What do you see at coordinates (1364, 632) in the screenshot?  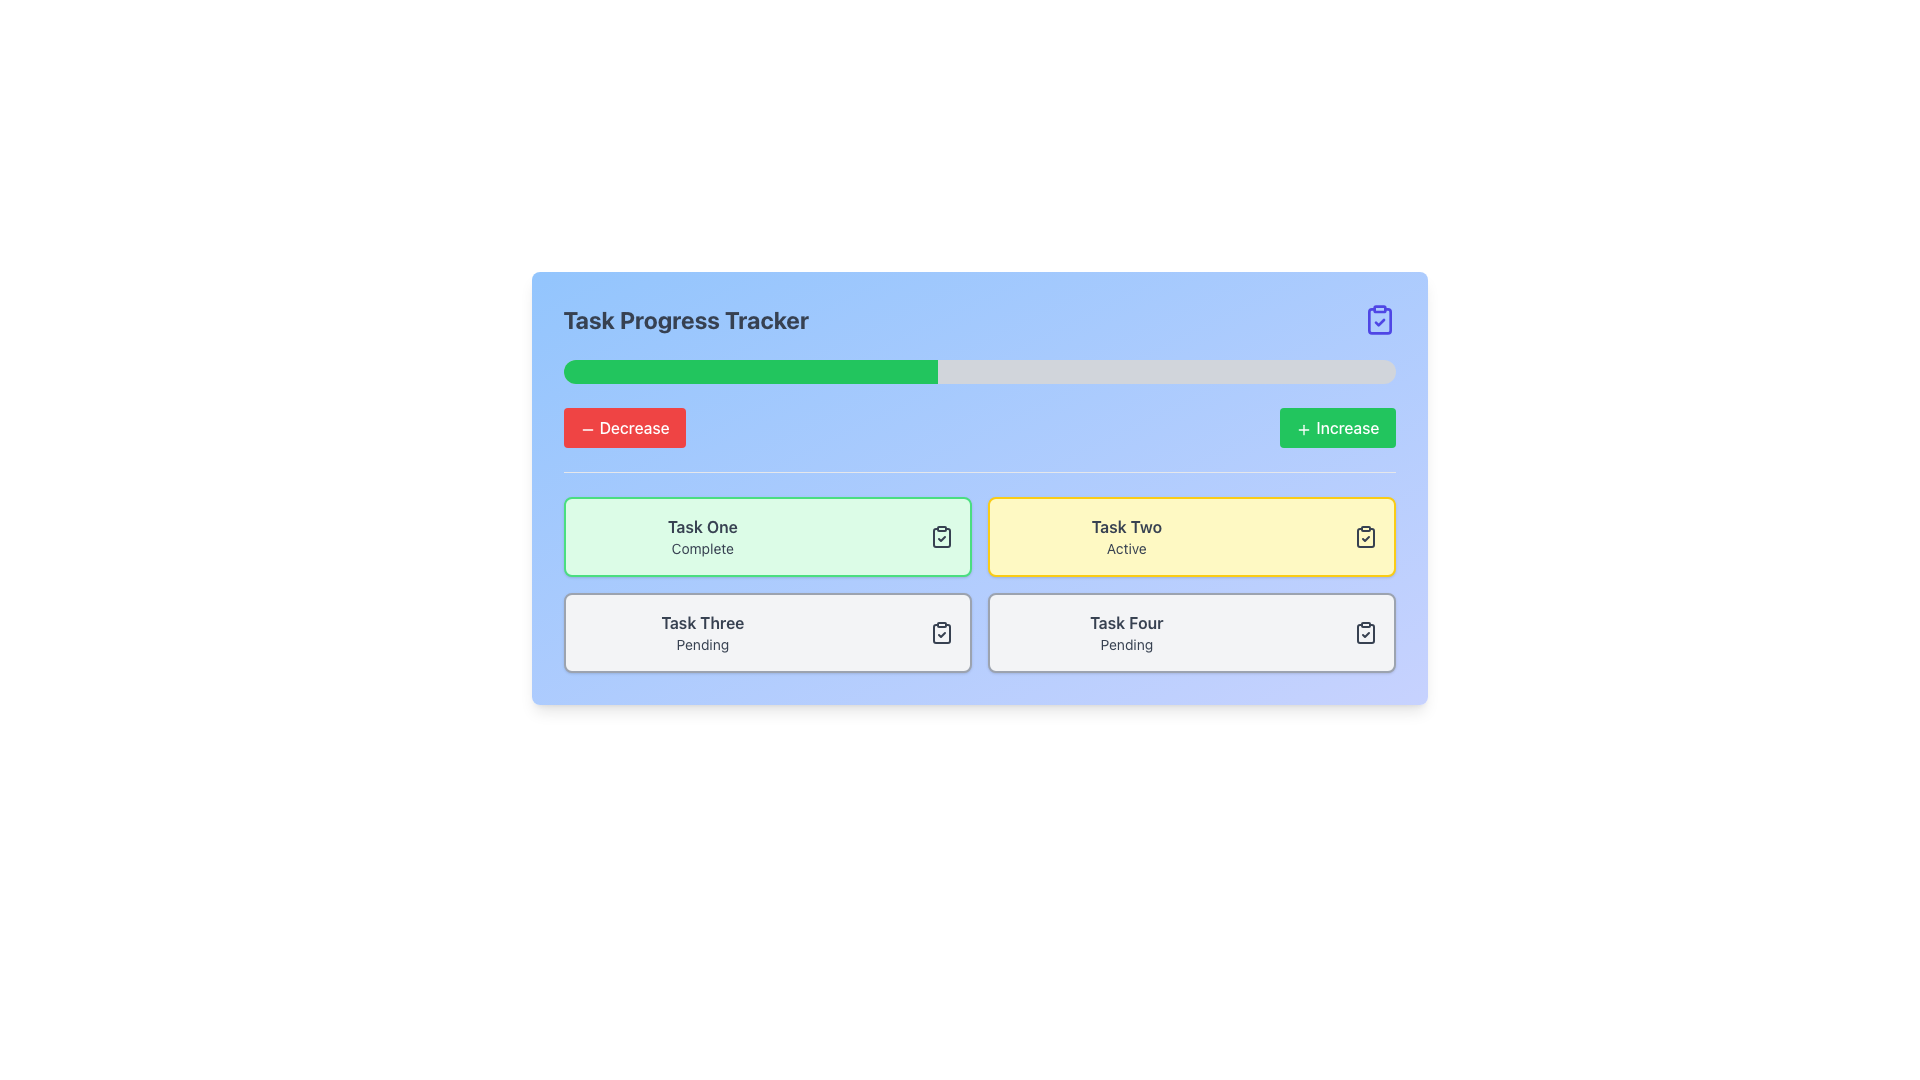 I see `the graphical icon representing the action or status related to 'Task Four' located in the bottom-right corner of the card titled 'Task Four Pending'` at bounding box center [1364, 632].